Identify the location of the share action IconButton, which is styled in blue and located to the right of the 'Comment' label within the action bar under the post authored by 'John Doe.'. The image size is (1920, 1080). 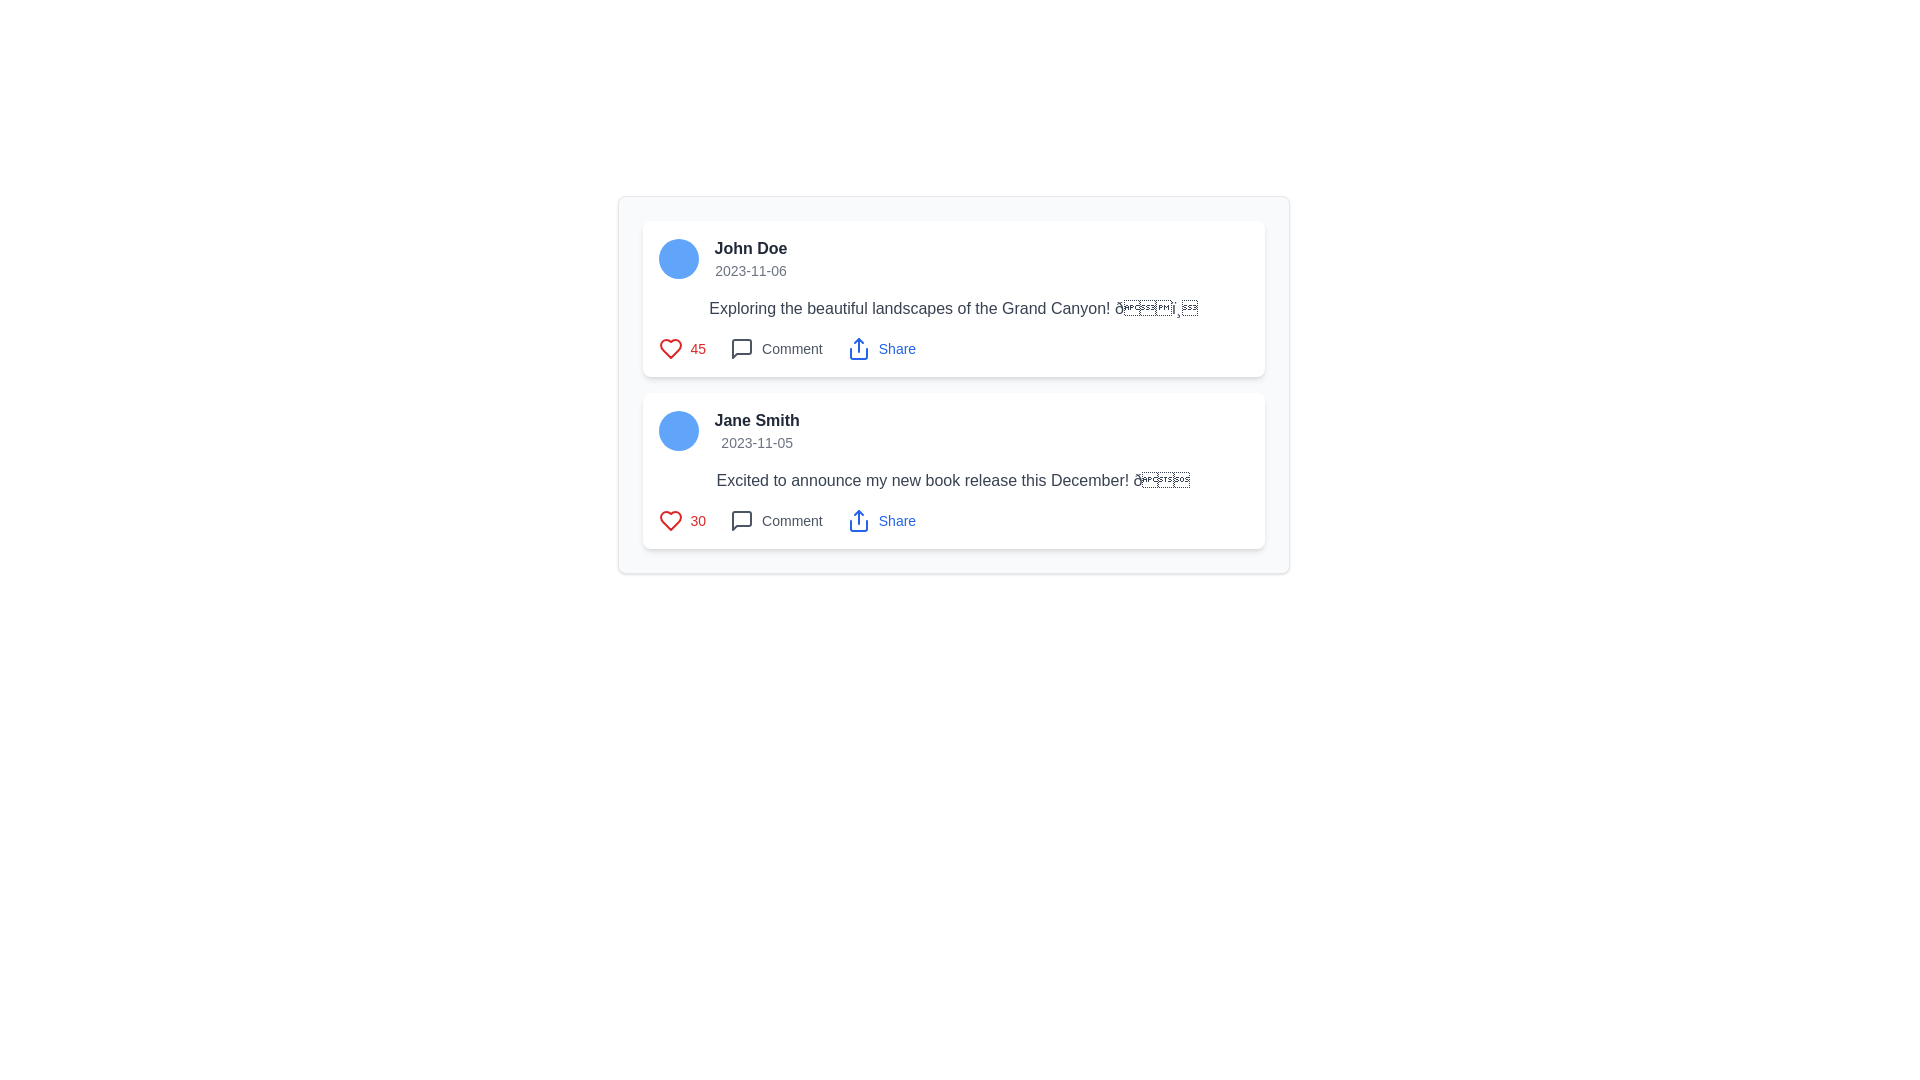
(858, 347).